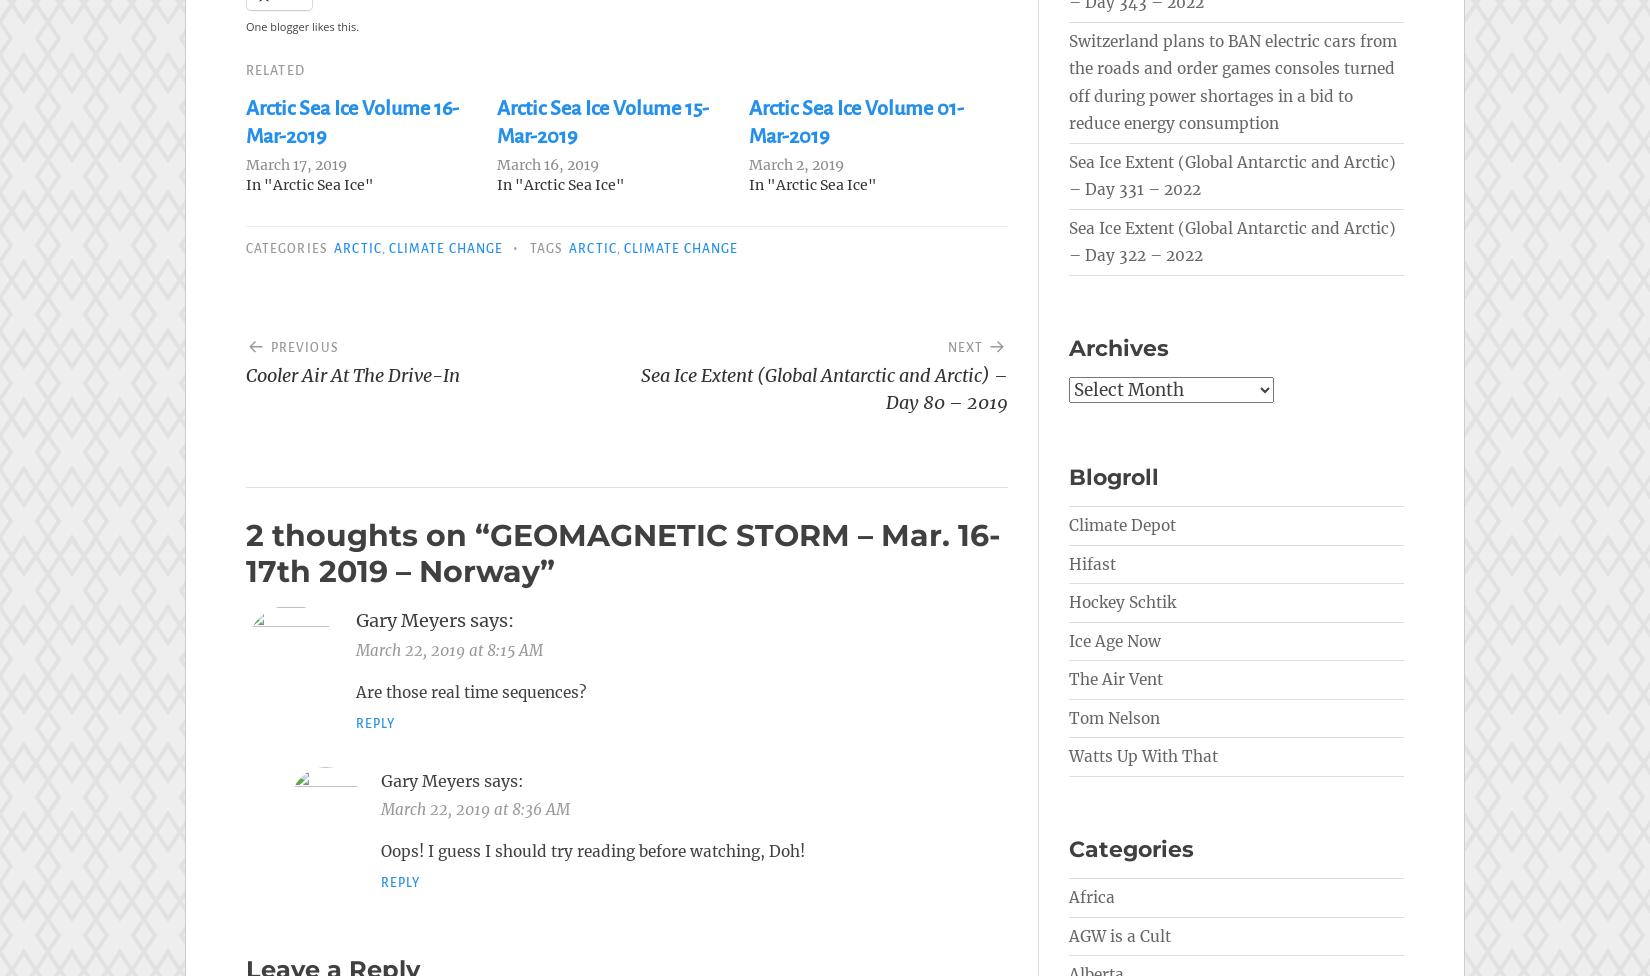  Describe the element at coordinates (270, 348) in the screenshot. I see `'Previous'` at that location.